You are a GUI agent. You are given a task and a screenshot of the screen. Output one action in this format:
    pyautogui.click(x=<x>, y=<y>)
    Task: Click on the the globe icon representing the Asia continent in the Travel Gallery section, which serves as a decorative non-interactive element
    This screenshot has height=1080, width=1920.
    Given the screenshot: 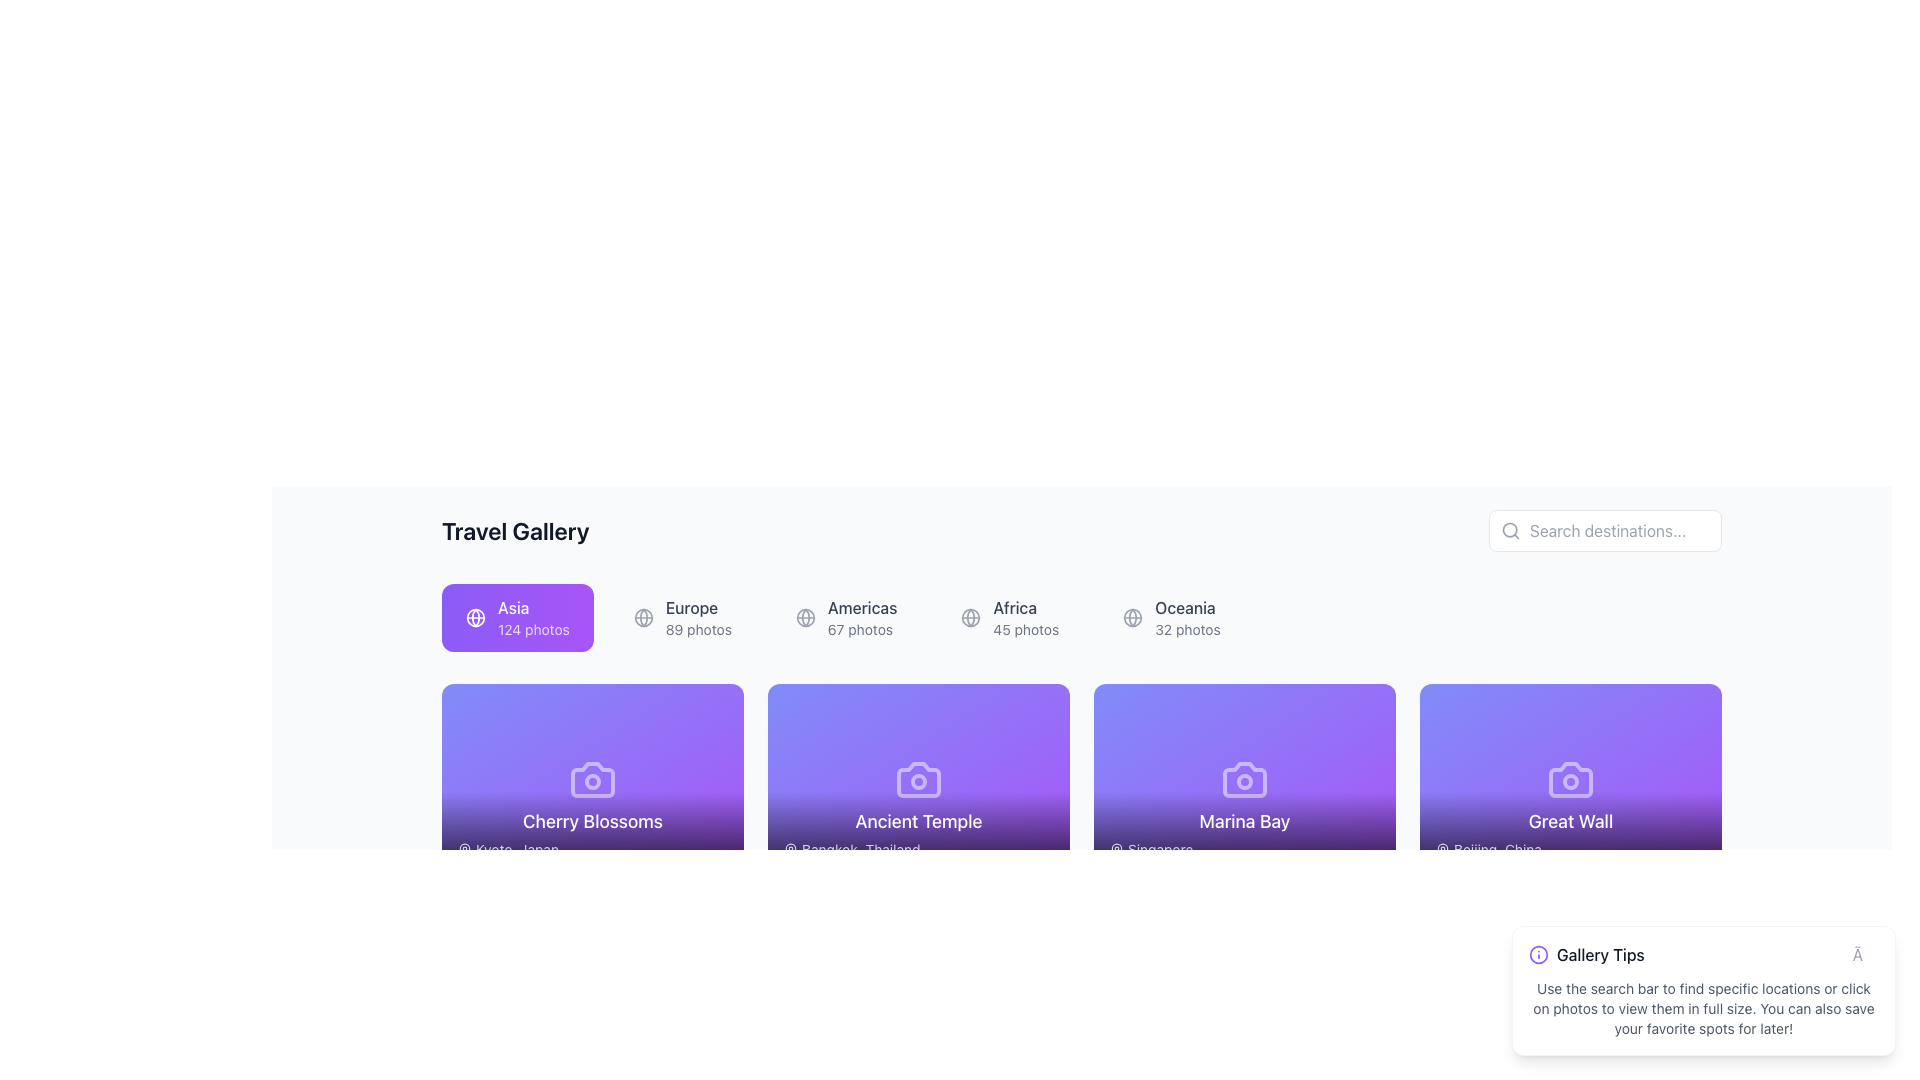 What is the action you would take?
    pyautogui.click(x=474, y=616)
    